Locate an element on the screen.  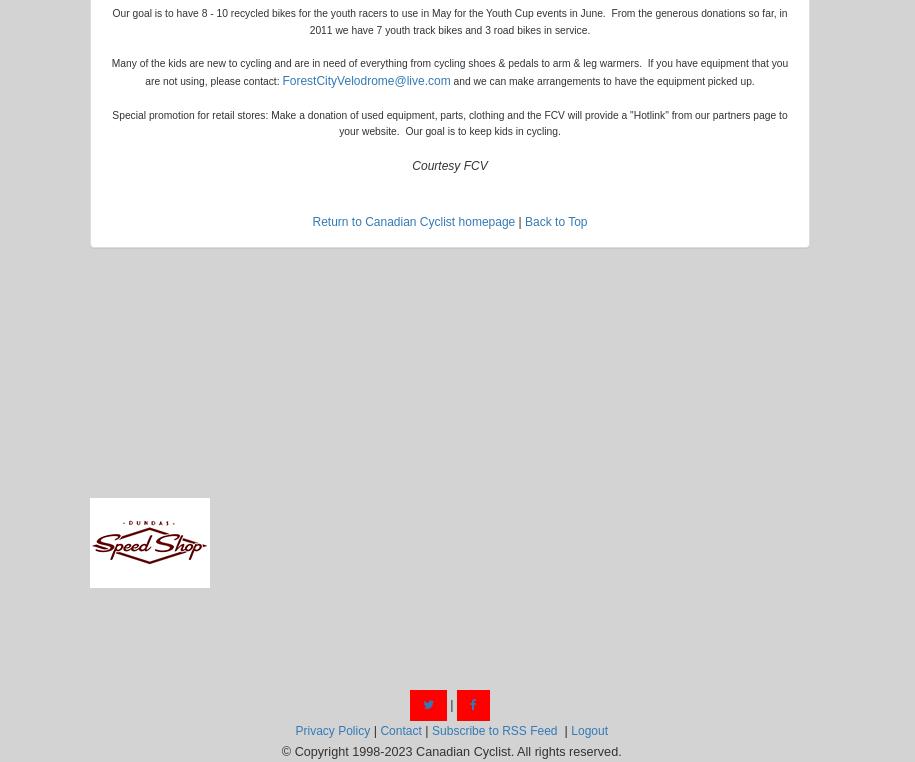
'Logout' is located at coordinates (588, 730).